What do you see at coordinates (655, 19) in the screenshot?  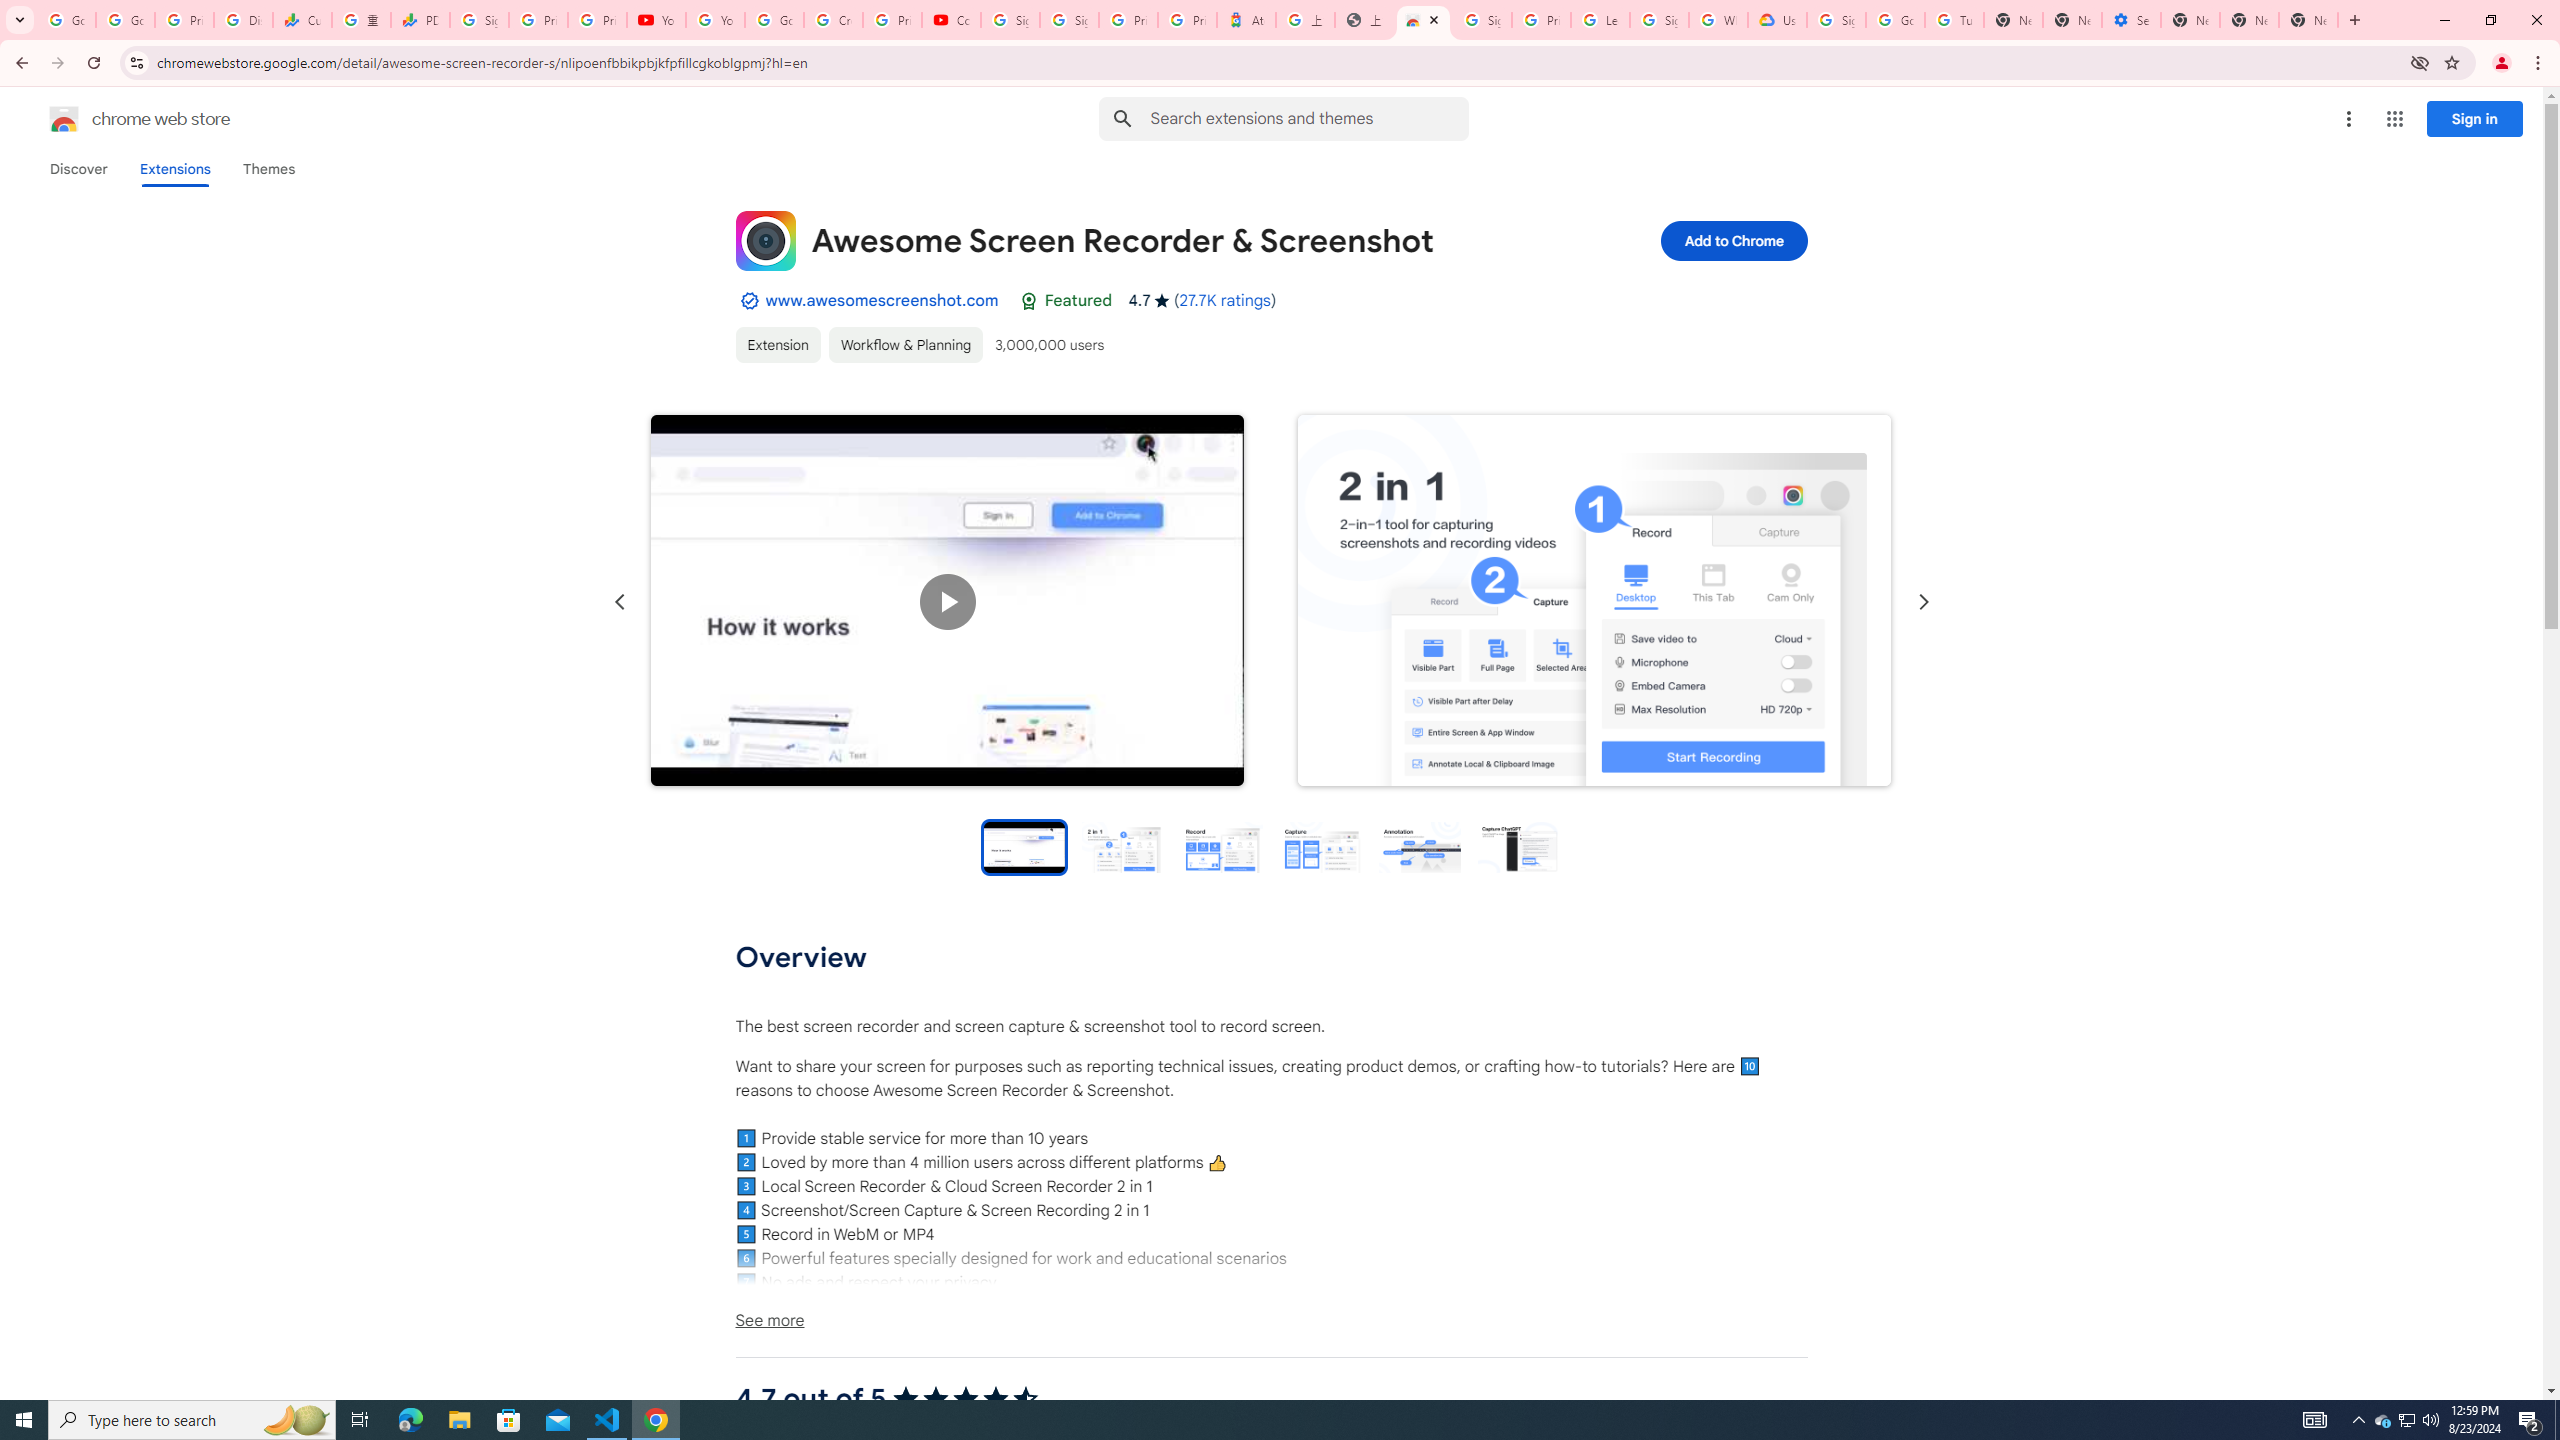 I see `'YouTube'` at bounding box center [655, 19].